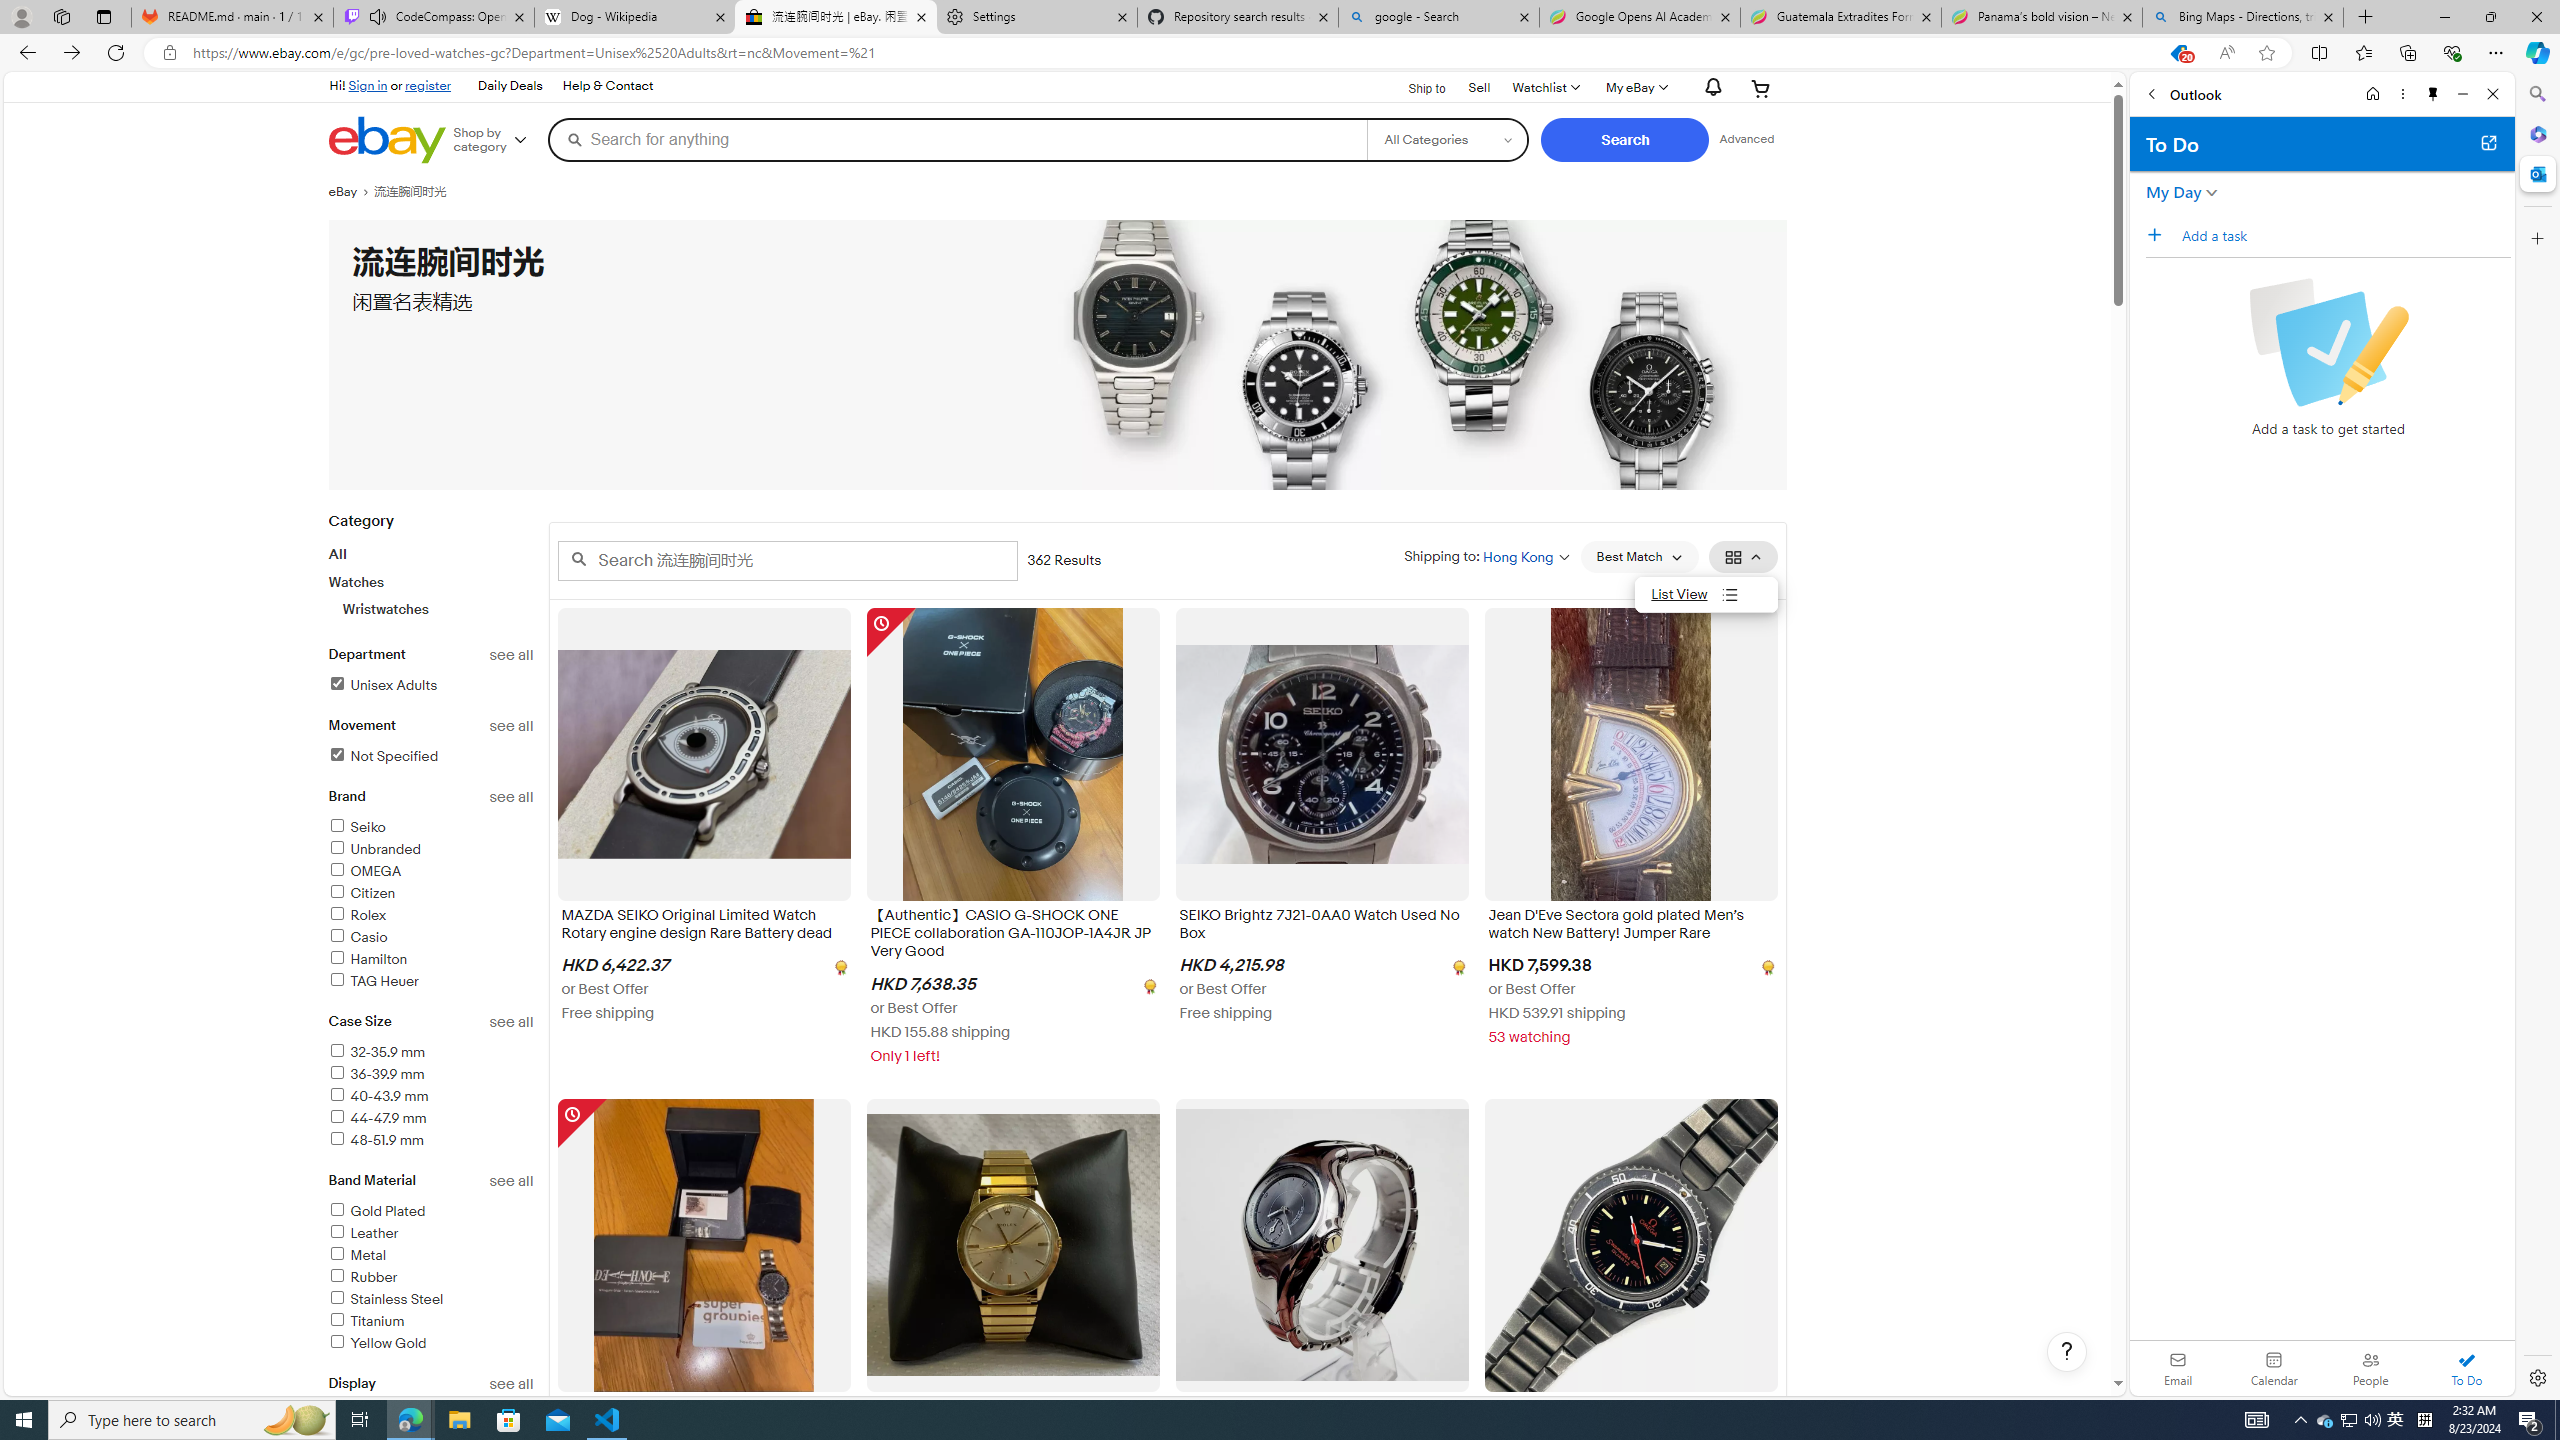 The image size is (2560, 1440). What do you see at coordinates (1638, 556) in the screenshot?
I see `'Sort: Best Match'` at bounding box center [1638, 556].